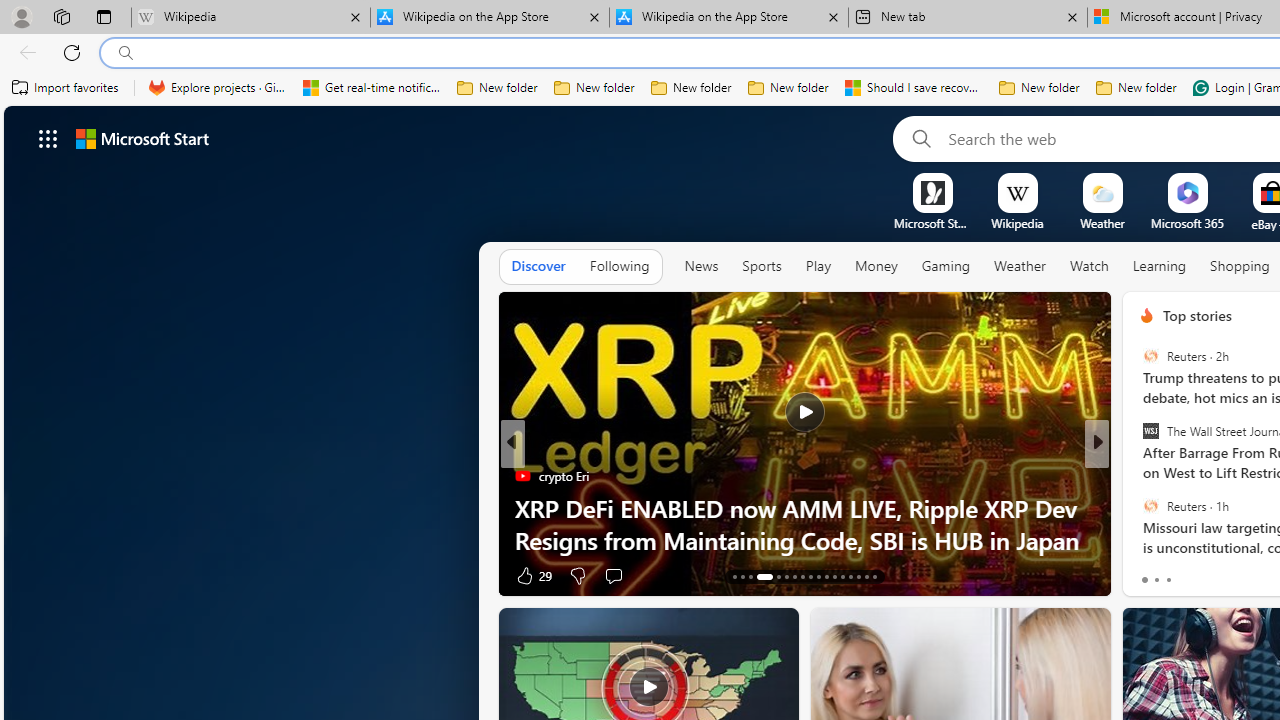 This screenshot has height=720, width=1280. Describe the element at coordinates (1138, 506) in the screenshot. I see `'Newsweek'` at that location.